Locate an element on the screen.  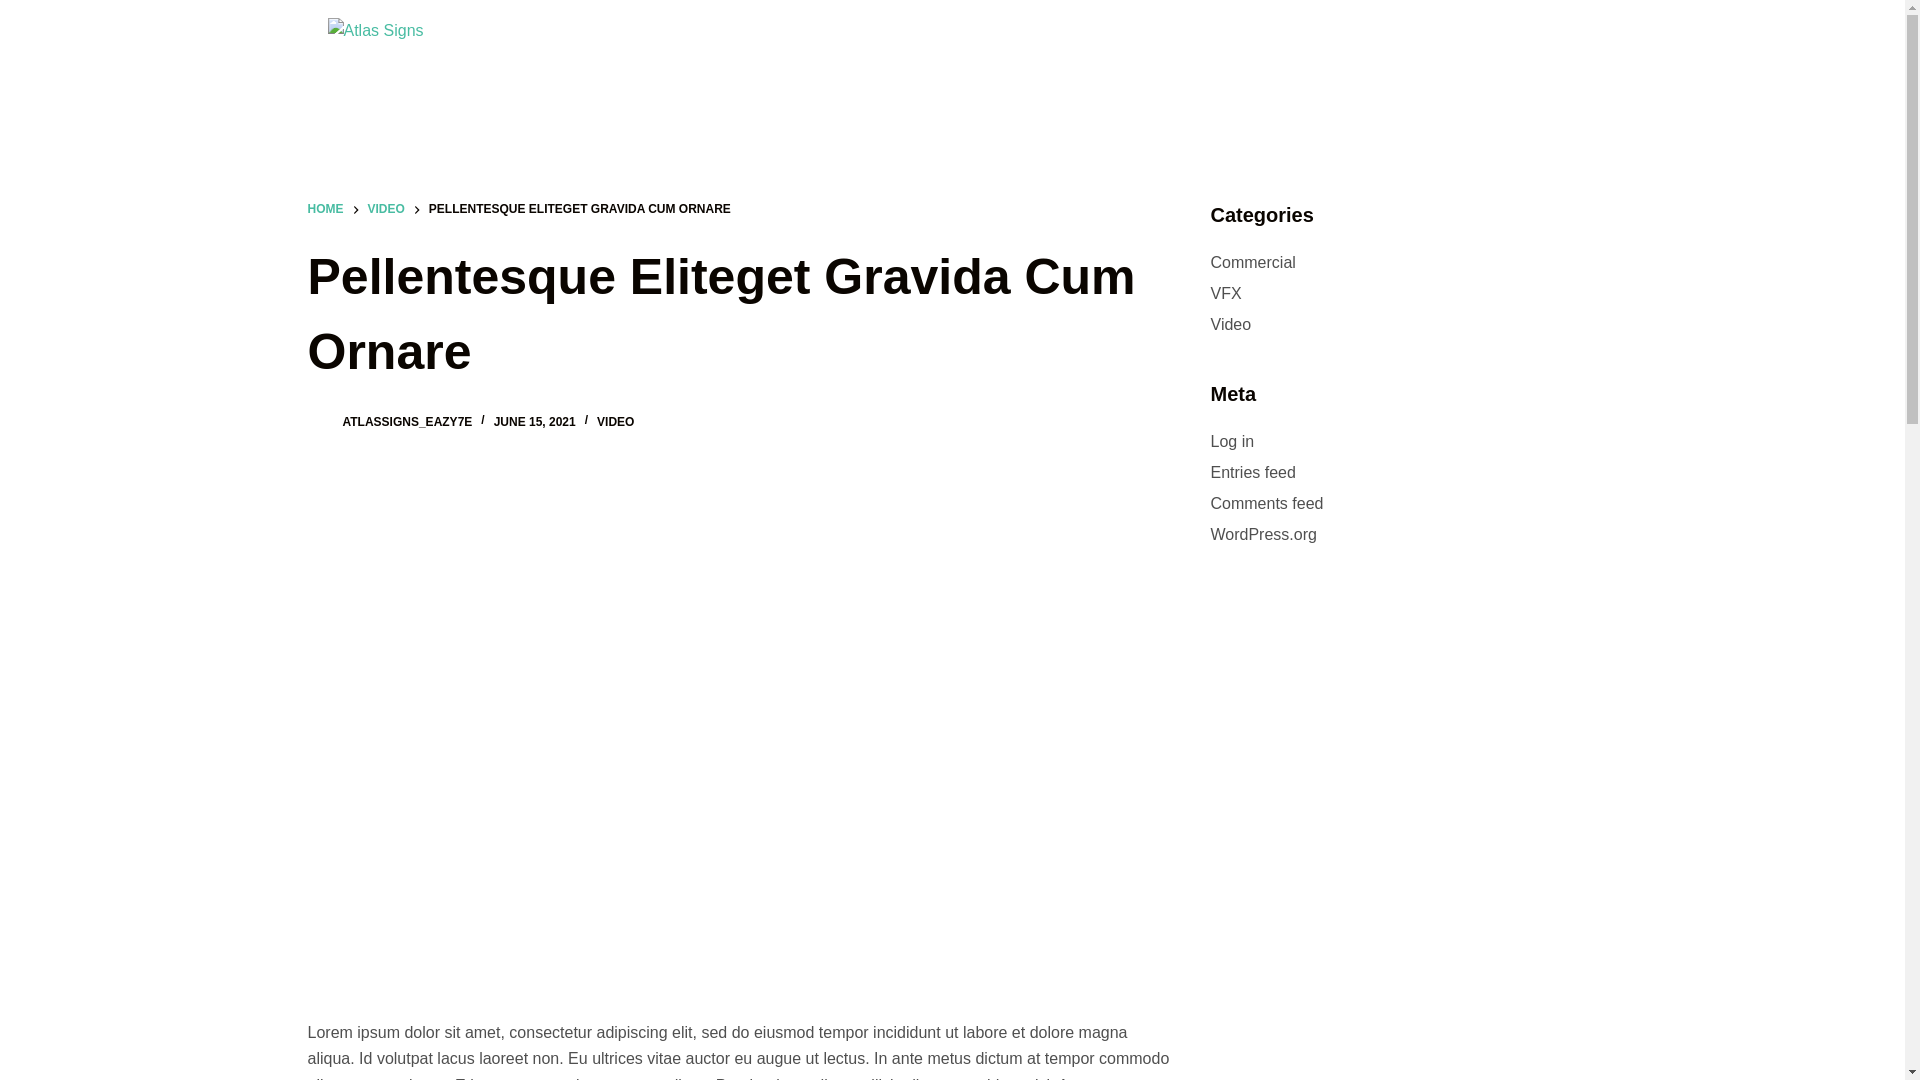
'VIDEO' is located at coordinates (595, 420).